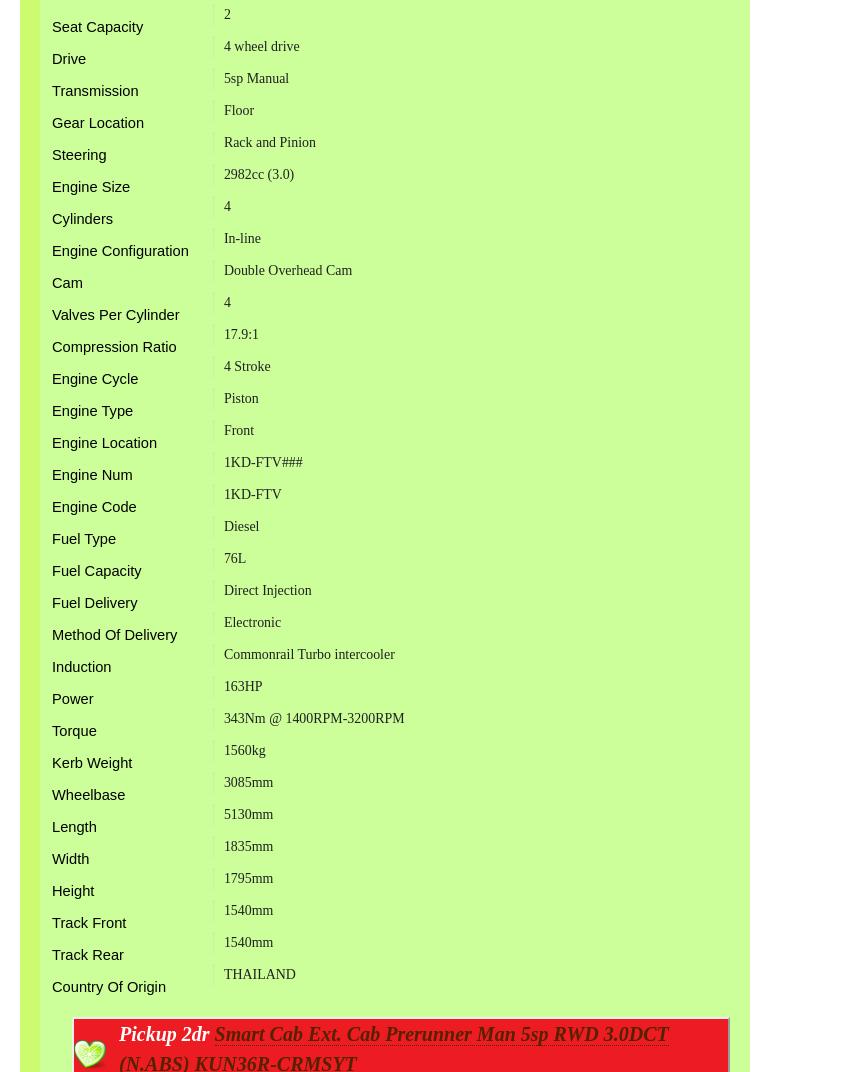 The height and width of the screenshot is (1072, 845). What do you see at coordinates (50, 729) in the screenshot?
I see `'Torque'` at bounding box center [50, 729].